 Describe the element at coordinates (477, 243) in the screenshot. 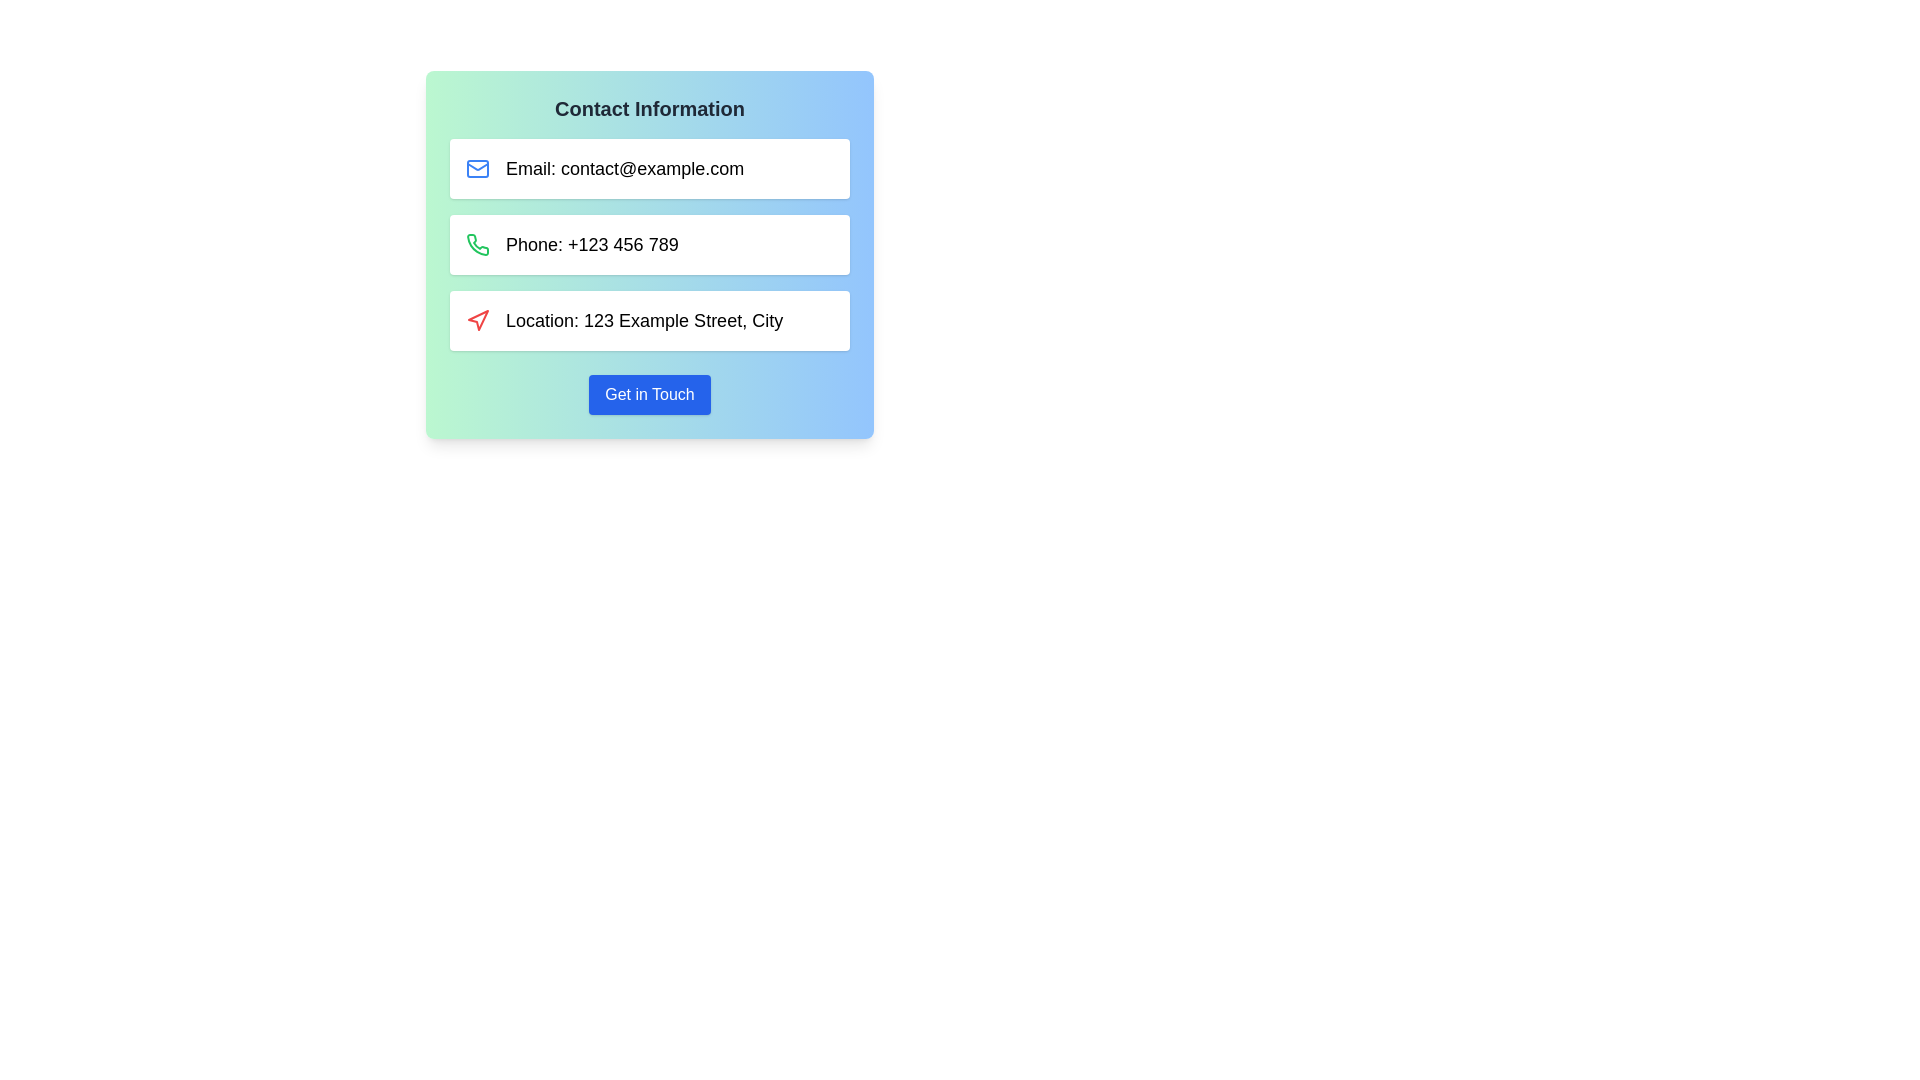

I see `decorative icon representing the phone contact information, located left of the text 'Phone: +123 456 789', for debugging purposes` at that location.